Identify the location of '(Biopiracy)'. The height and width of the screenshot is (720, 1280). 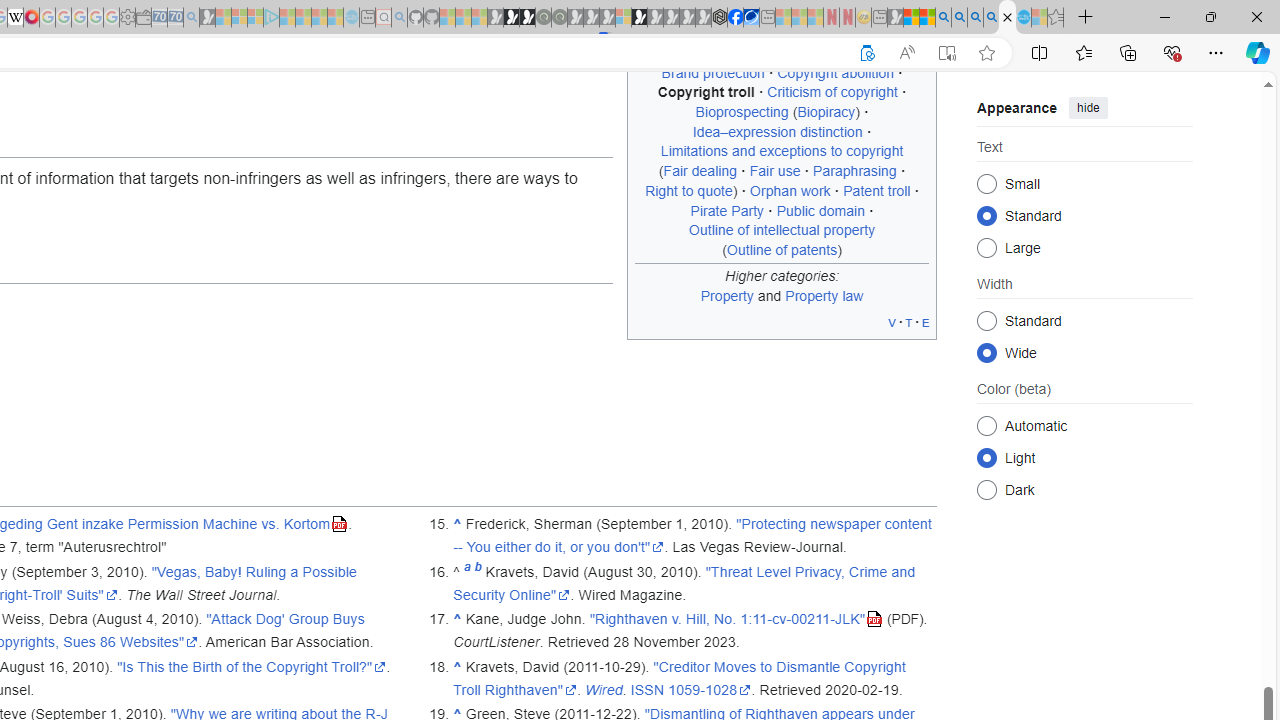
(826, 112).